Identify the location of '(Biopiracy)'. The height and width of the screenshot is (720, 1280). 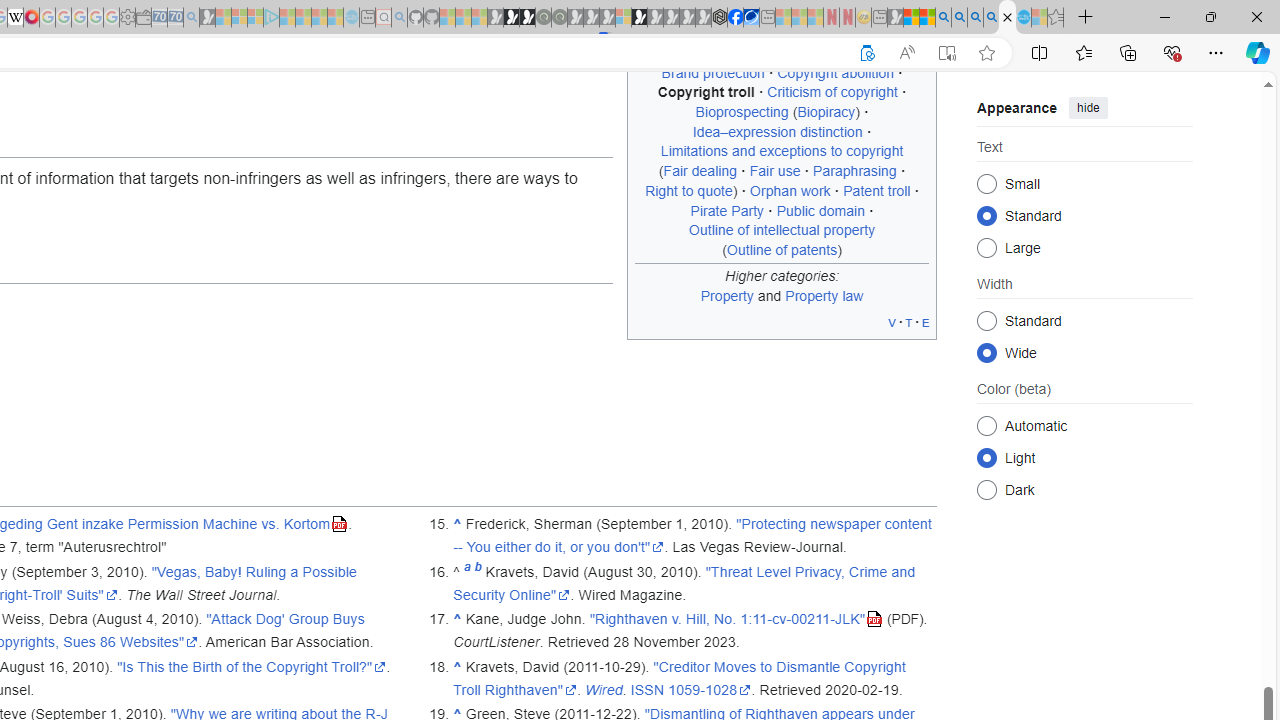
(826, 112).